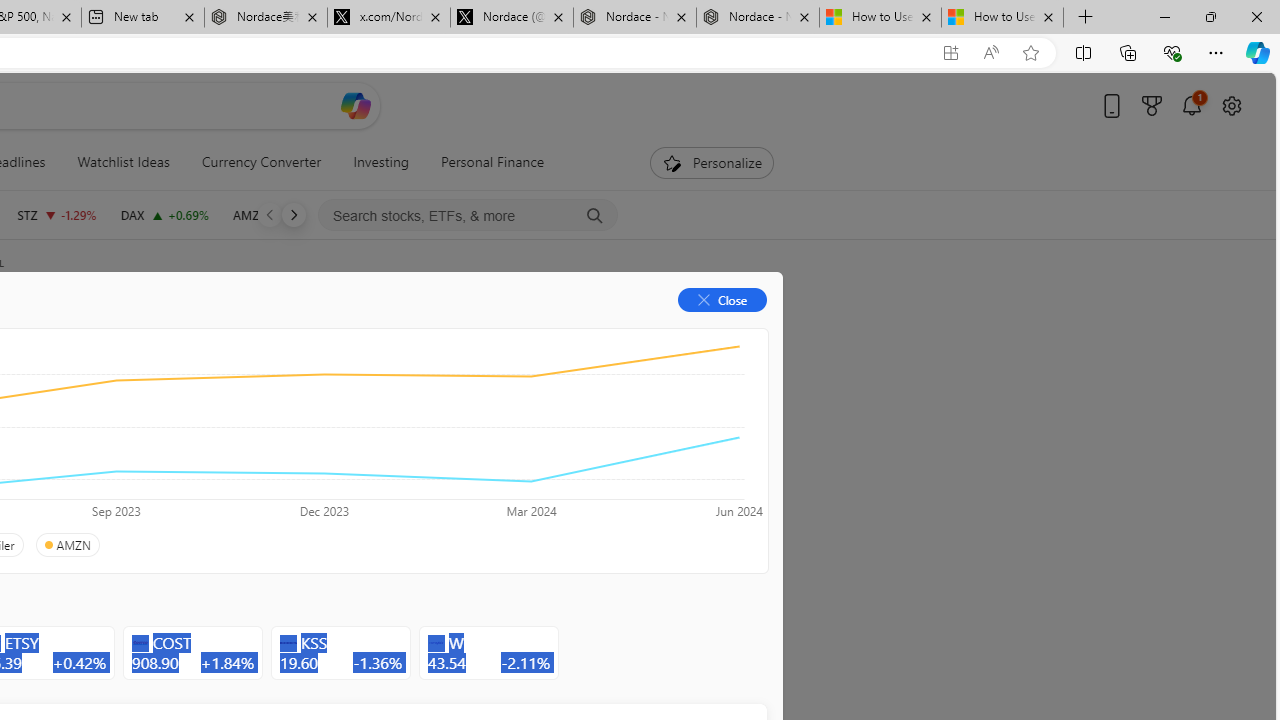  What do you see at coordinates (485, 162) in the screenshot?
I see `'Personal Finance'` at bounding box center [485, 162].